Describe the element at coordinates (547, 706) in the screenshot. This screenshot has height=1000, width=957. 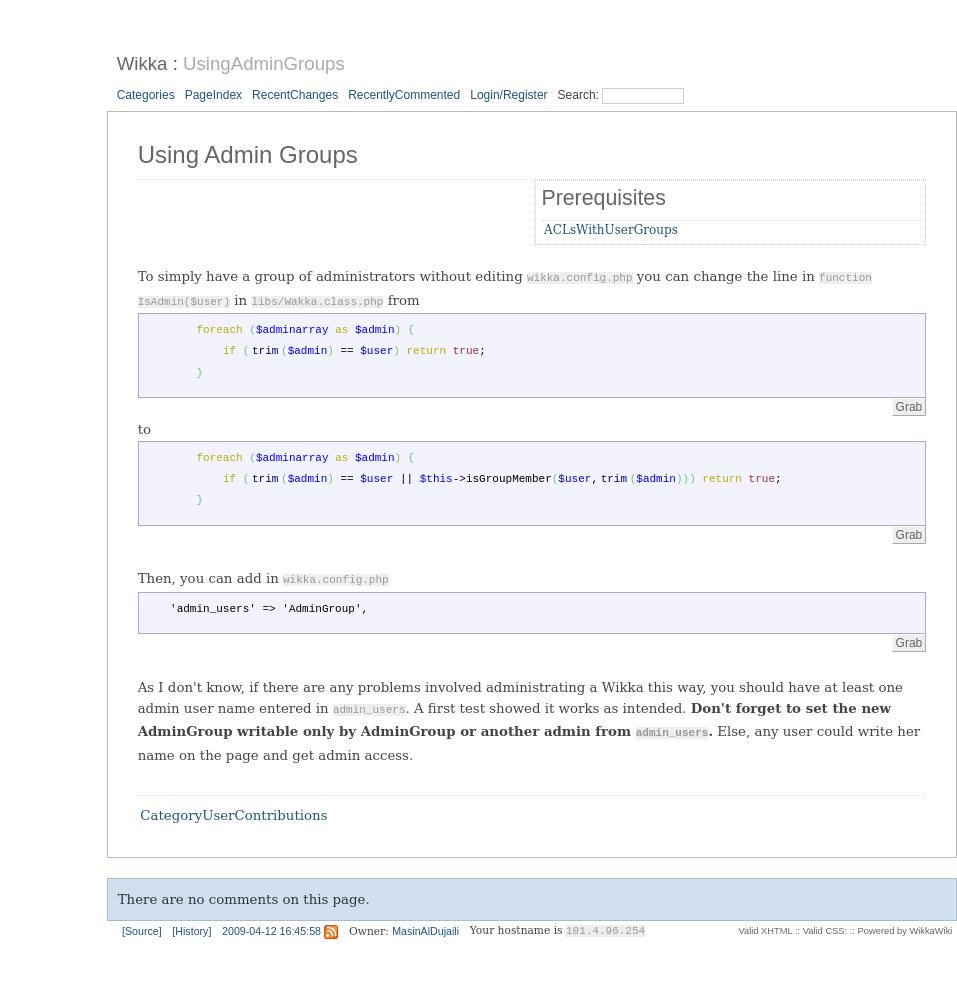
I see `'. A first test showed it works as intended.'` at that location.